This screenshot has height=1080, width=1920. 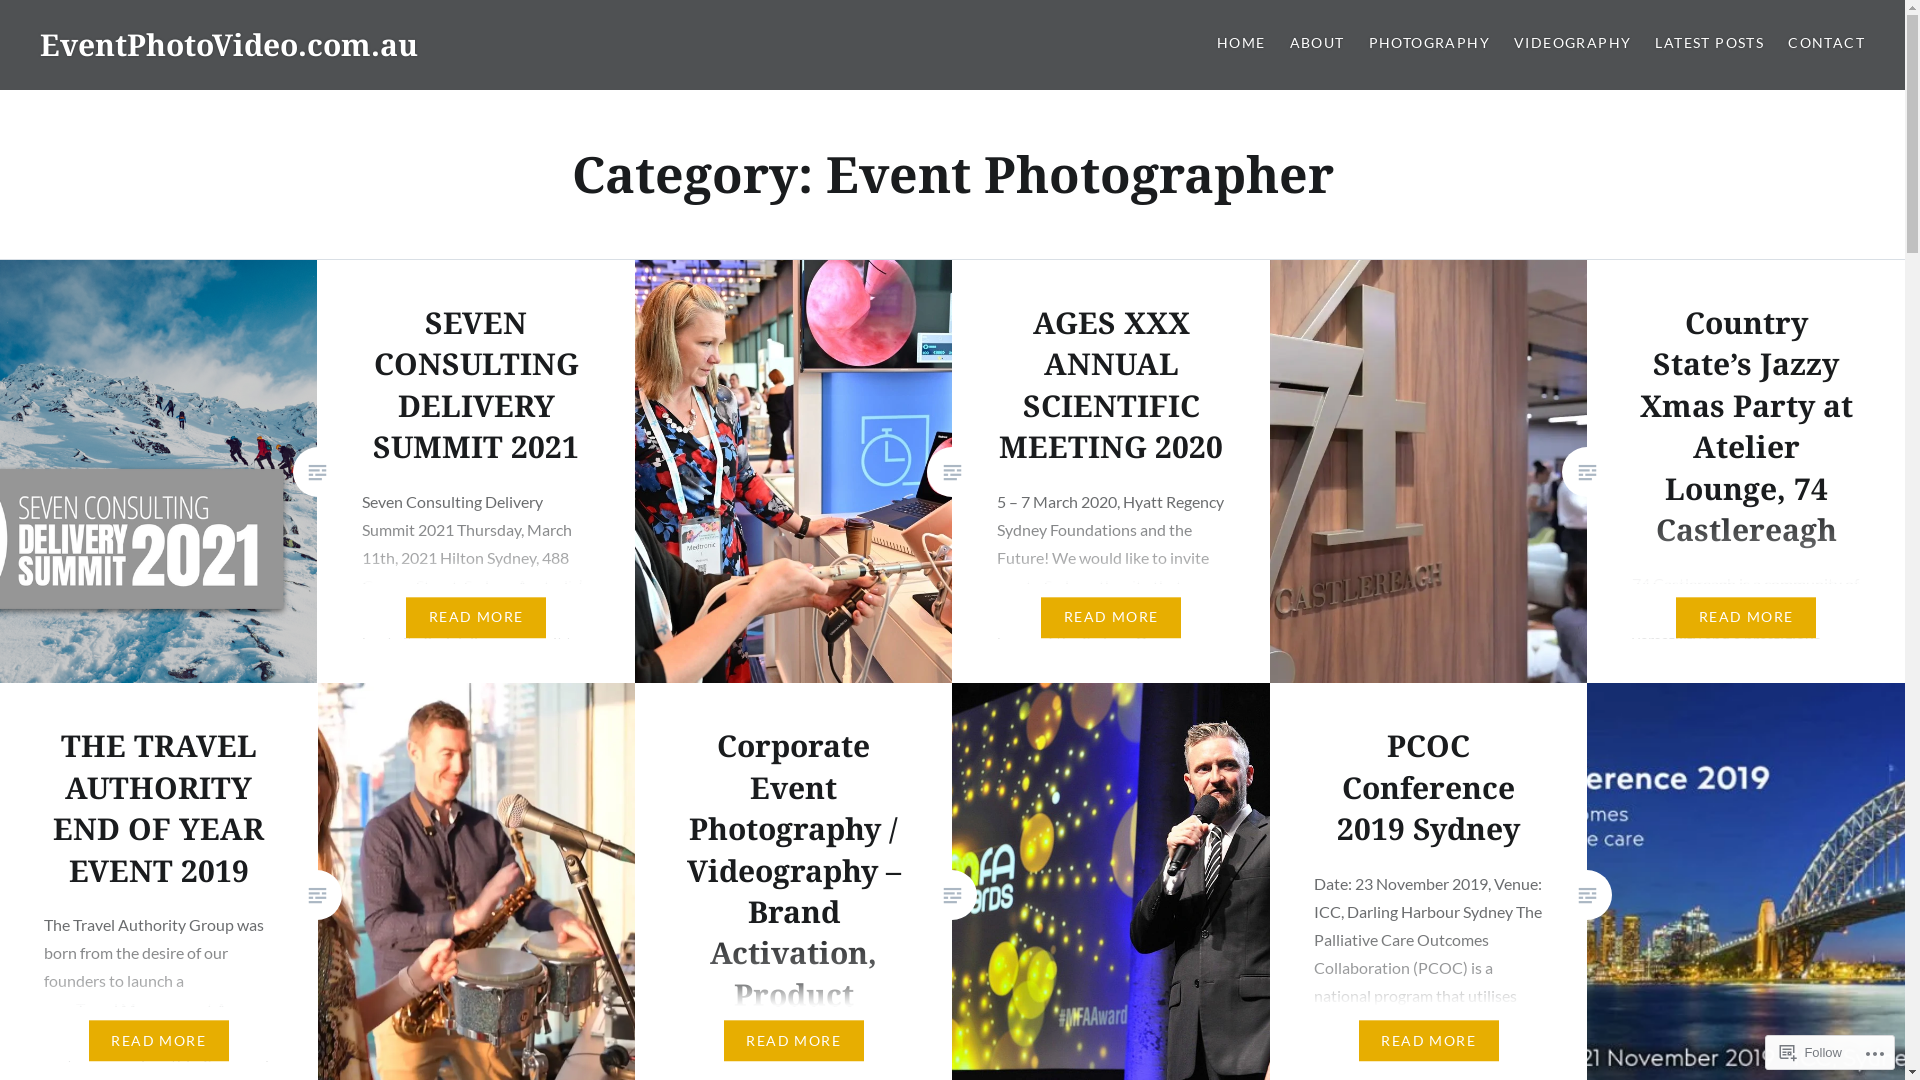 What do you see at coordinates (1571, 43) in the screenshot?
I see `'VIDEOGRAPHY'` at bounding box center [1571, 43].